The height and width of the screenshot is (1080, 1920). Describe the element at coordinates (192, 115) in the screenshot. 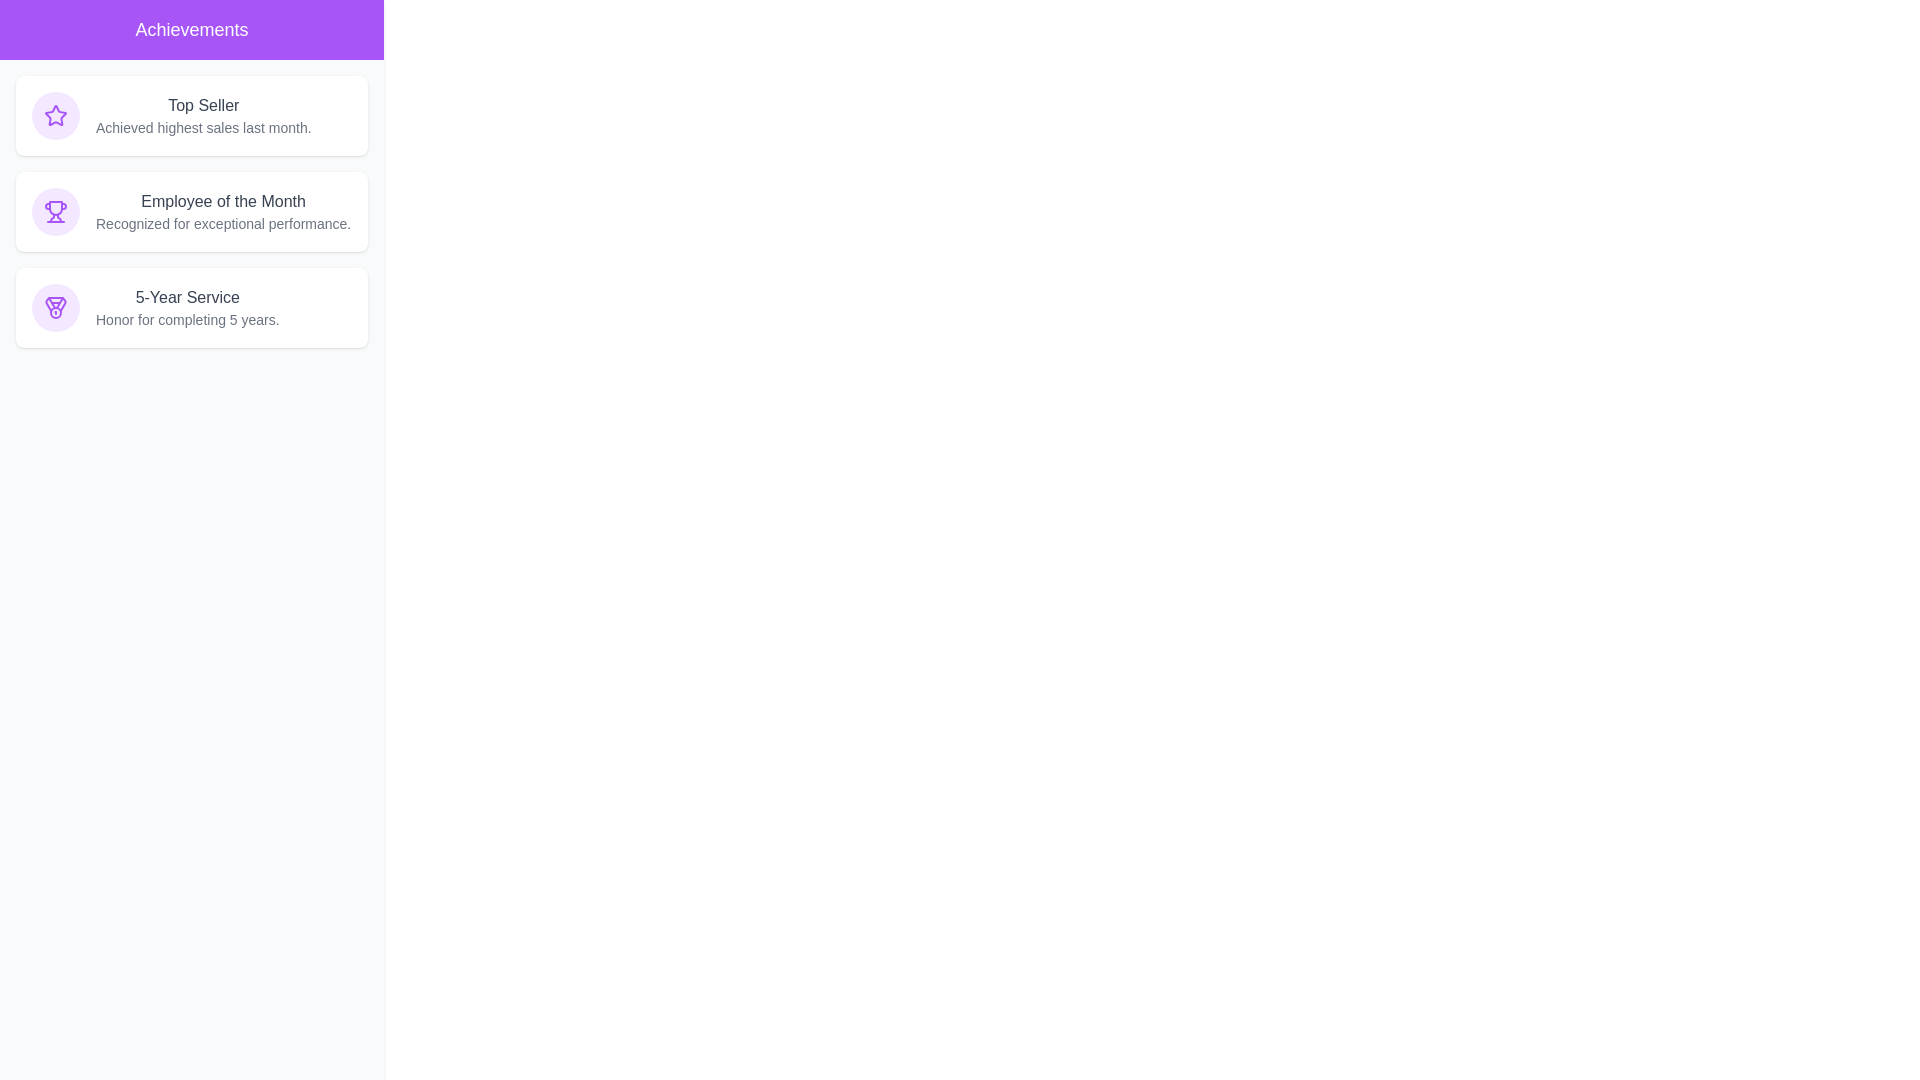

I see `the achievement Top Seller from the list` at that location.